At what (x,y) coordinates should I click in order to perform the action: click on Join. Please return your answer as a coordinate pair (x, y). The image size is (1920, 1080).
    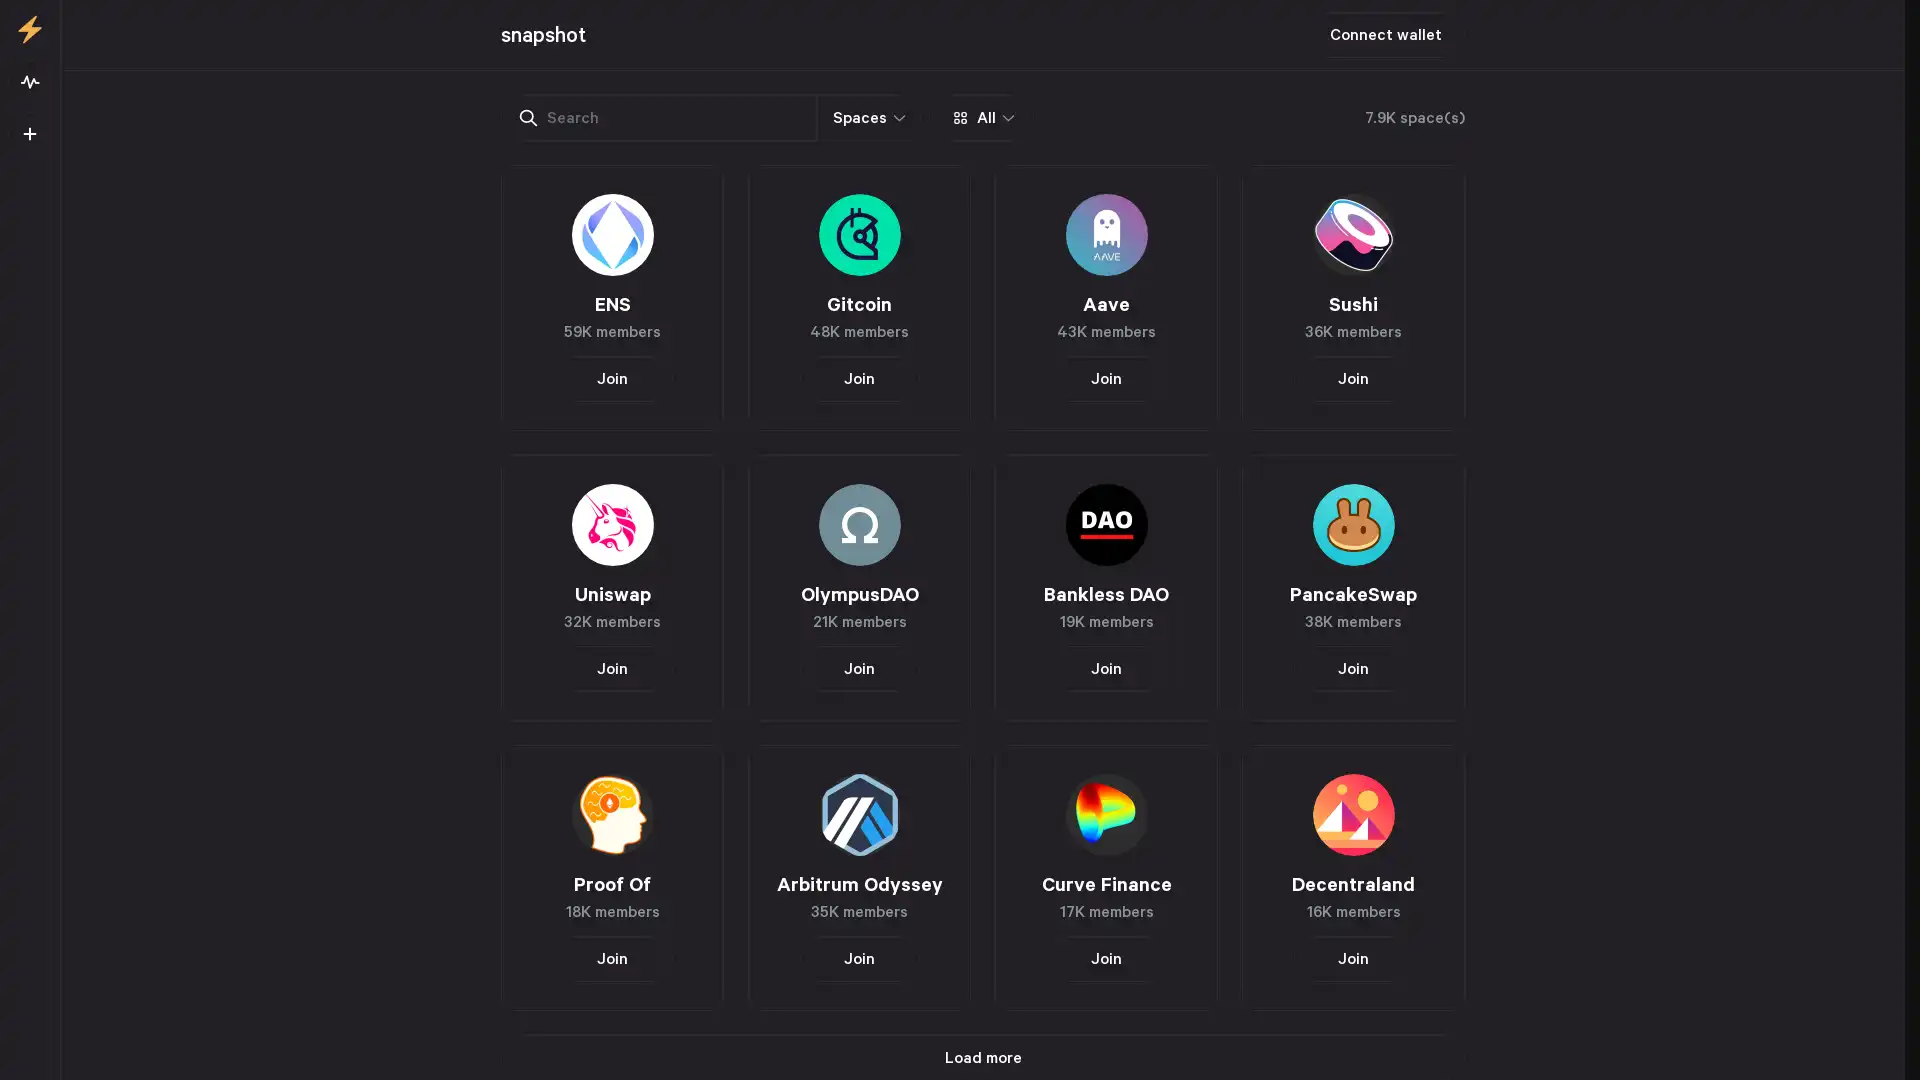
    Looking at the image, I should click on (859, 668).